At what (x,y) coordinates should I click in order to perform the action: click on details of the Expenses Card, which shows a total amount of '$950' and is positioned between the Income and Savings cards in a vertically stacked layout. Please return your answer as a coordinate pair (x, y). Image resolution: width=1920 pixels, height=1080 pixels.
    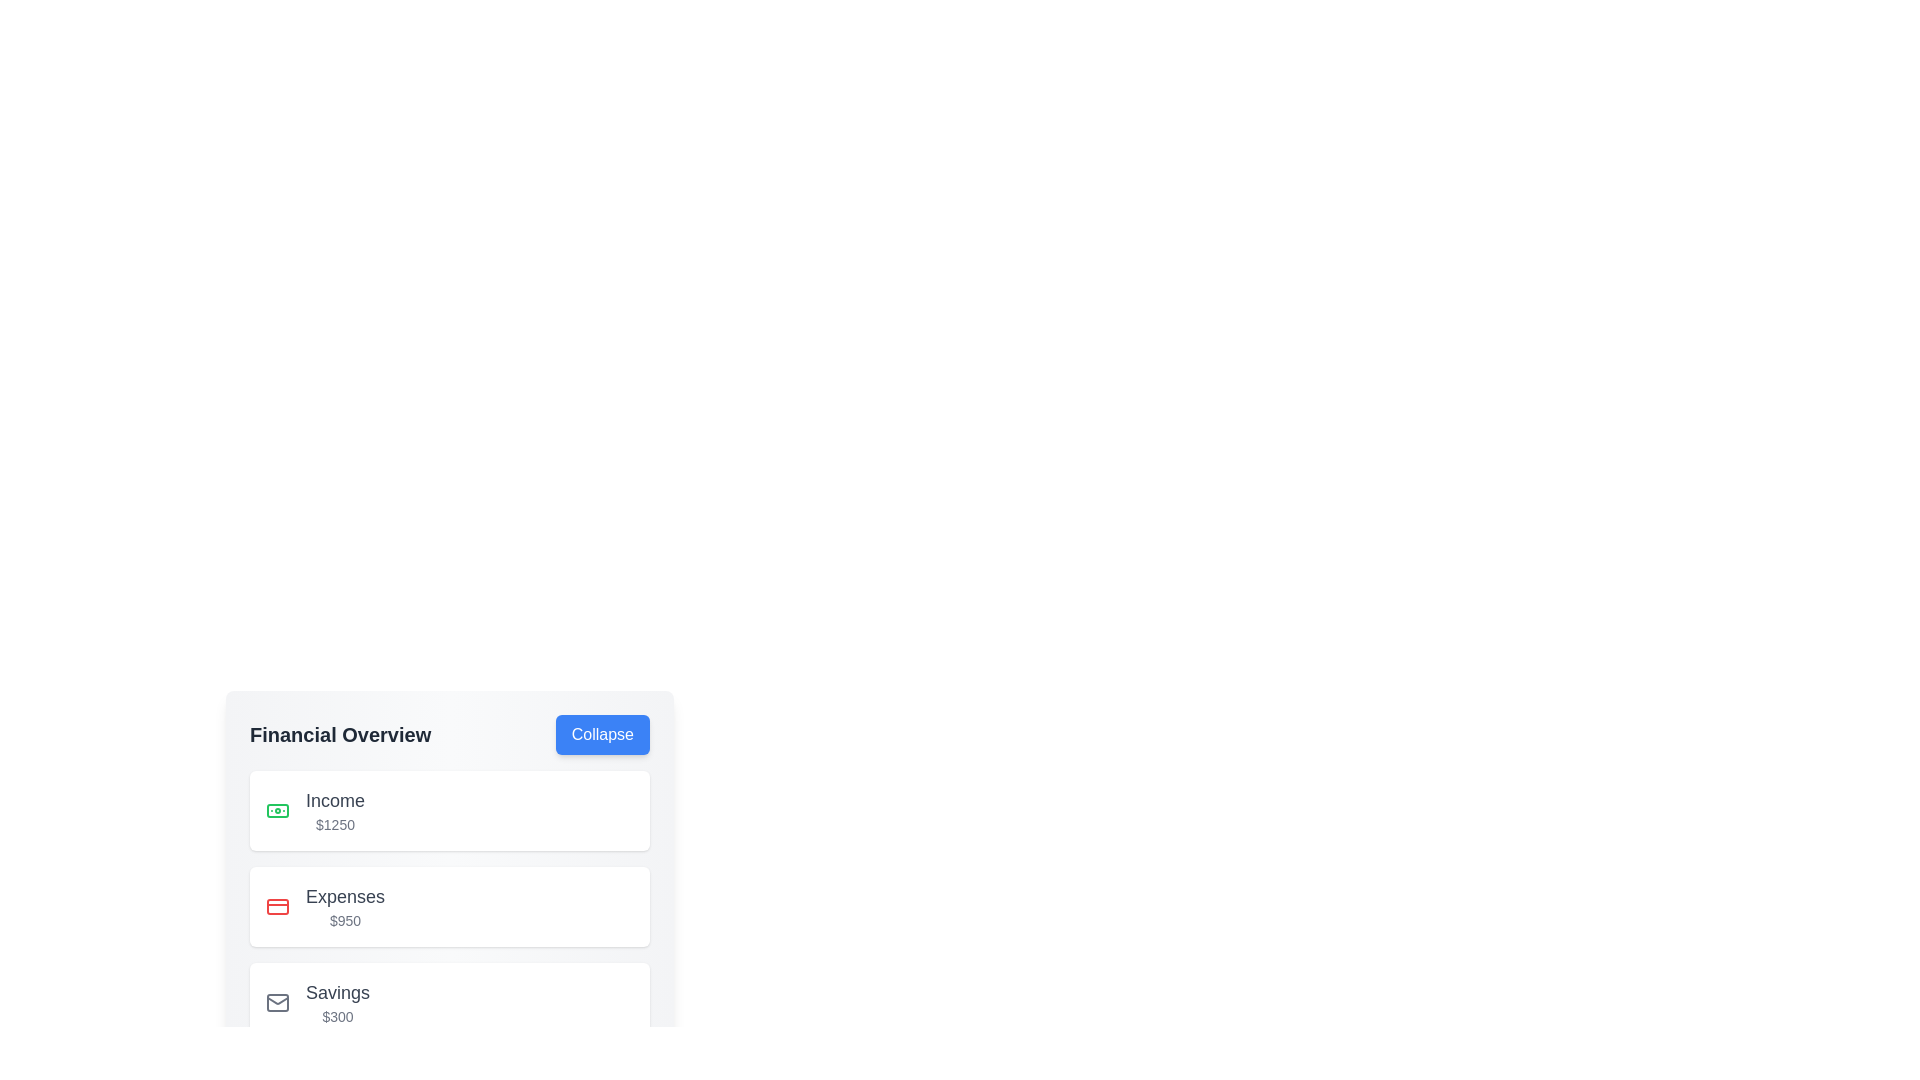
    Looking at the image, I should click on (449, 906).